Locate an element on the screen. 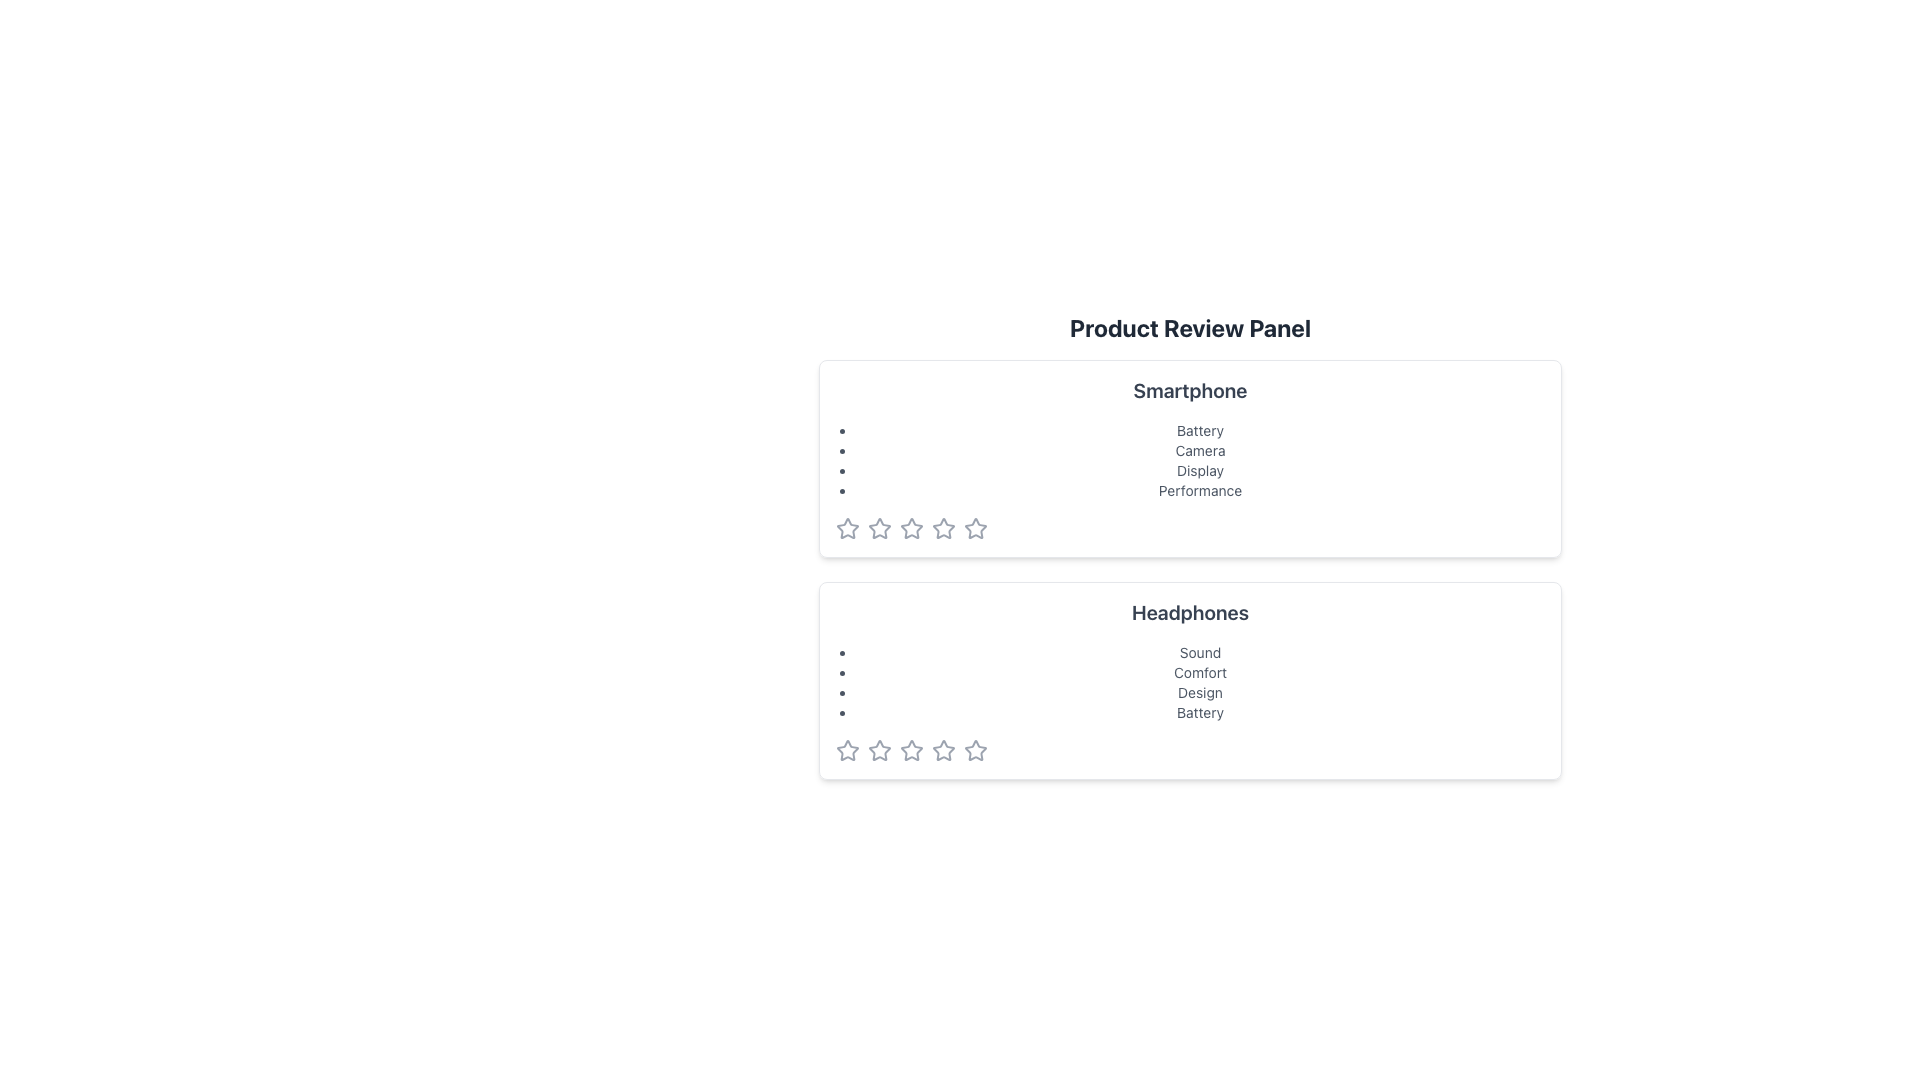  the text label displaying 'Camera', which is the second item in the bullet-point list under 'Smartphone' is located at coordinates (1200, 451).